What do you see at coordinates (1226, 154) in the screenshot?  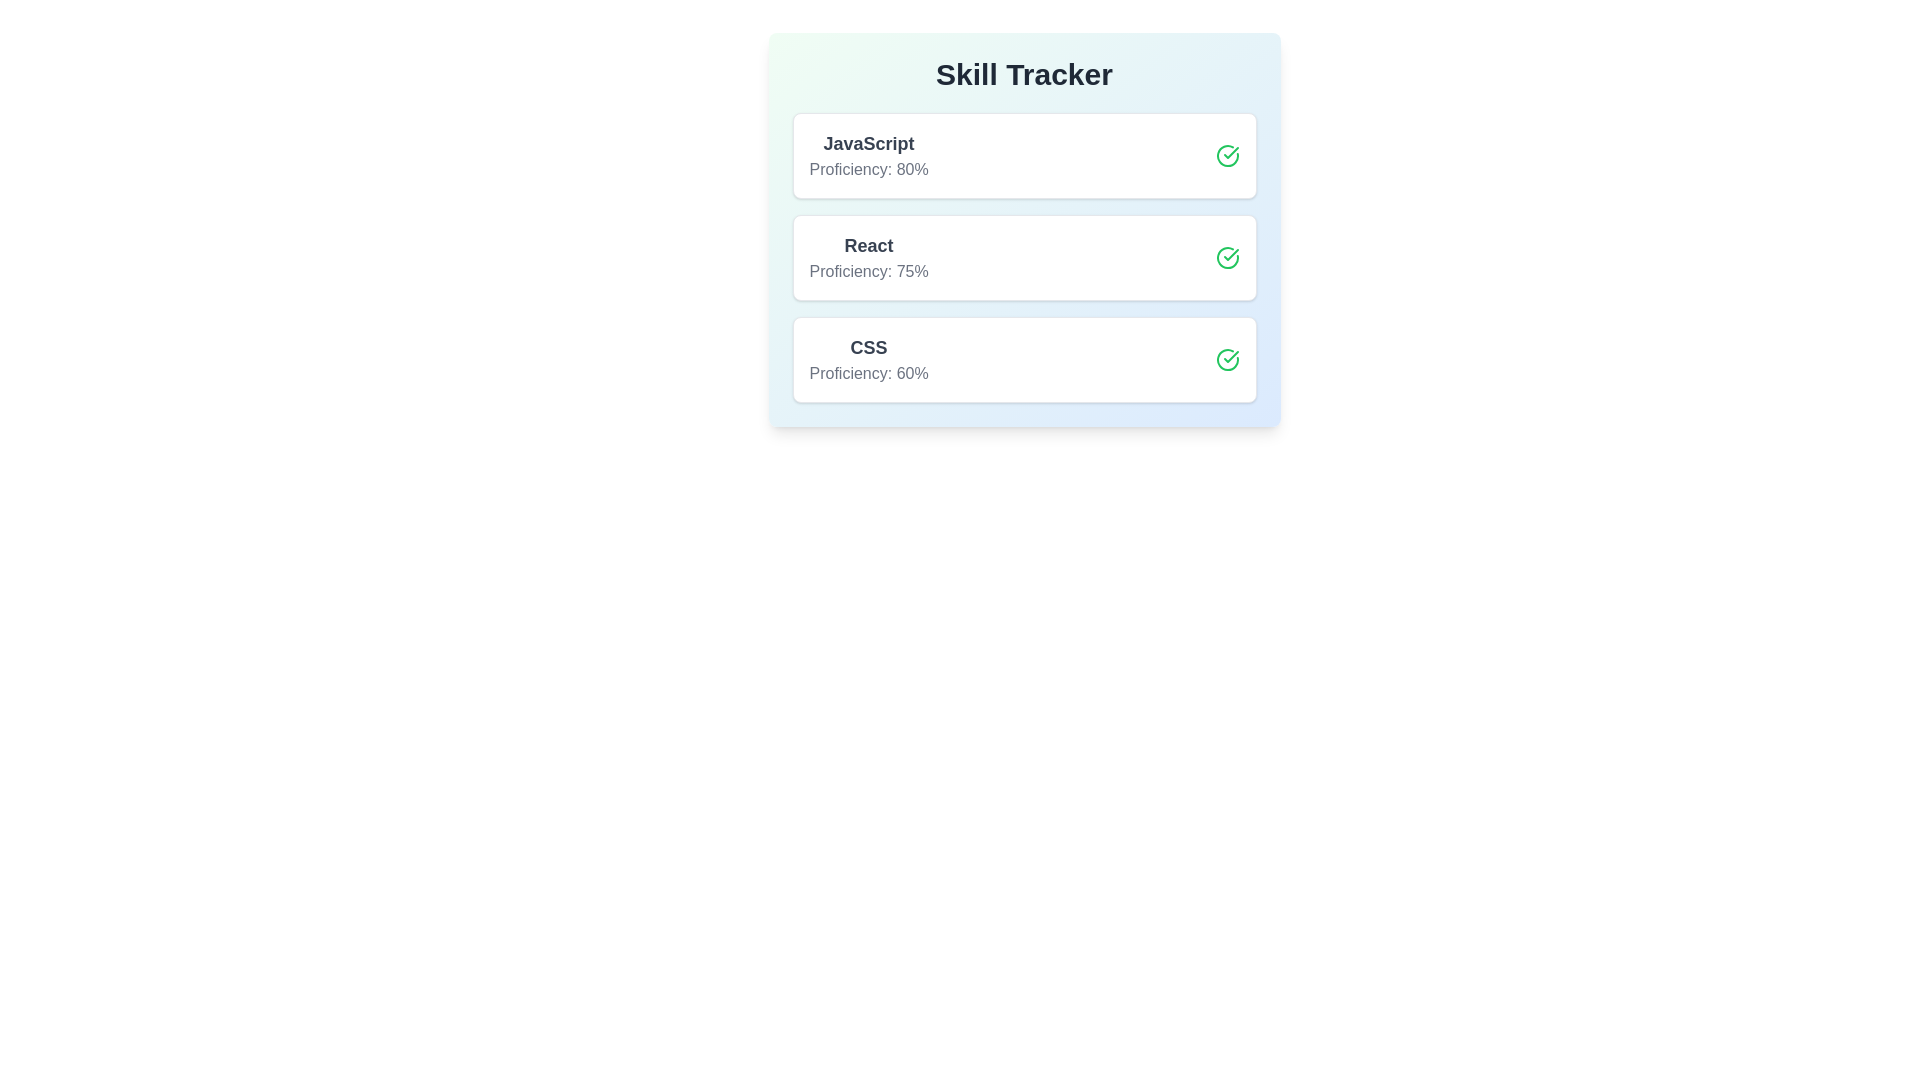 I see `toggle button for the skill JavaScript to enhance or reduce its proficiency` at bounding box center [1226, 154].